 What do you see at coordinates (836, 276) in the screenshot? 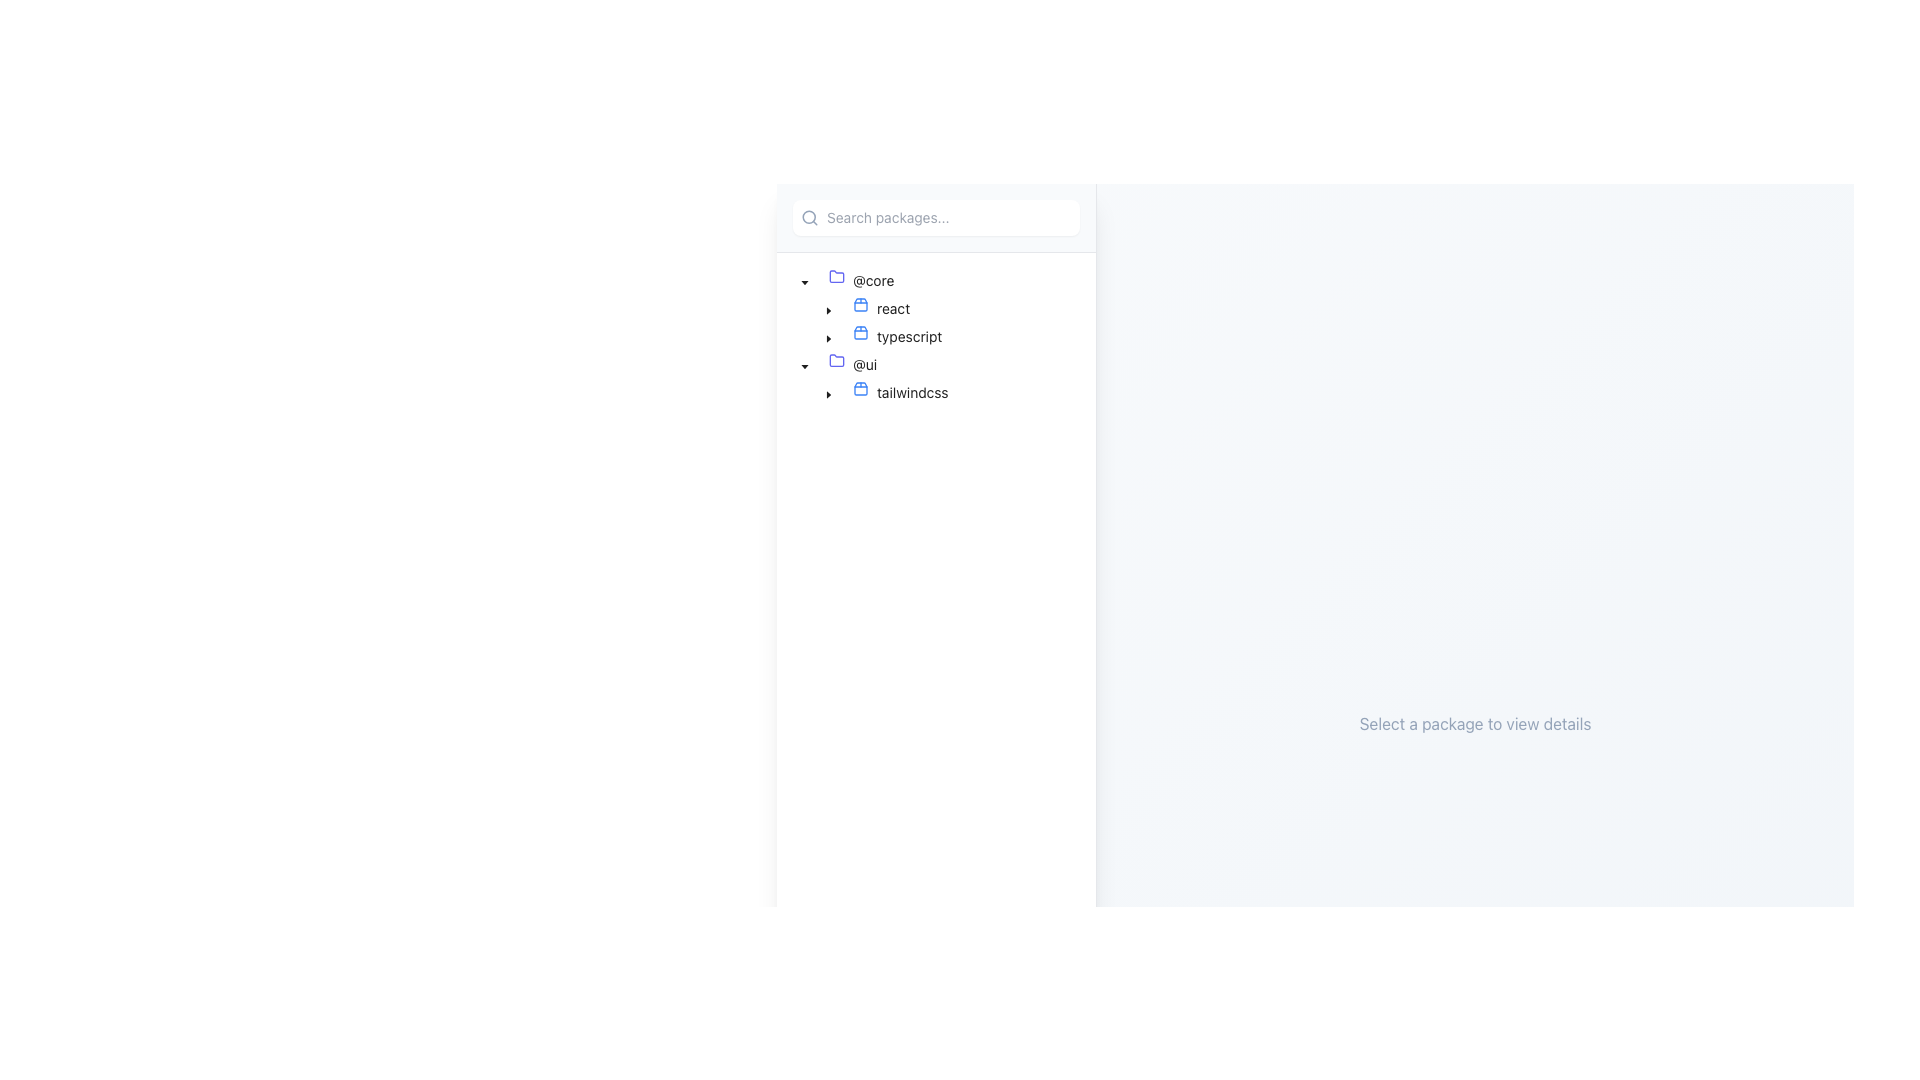
I see `the folder icon representing the '@core' package in the nested list structure, located on the left-hand side of the interface` at bounding box center [836, 276].